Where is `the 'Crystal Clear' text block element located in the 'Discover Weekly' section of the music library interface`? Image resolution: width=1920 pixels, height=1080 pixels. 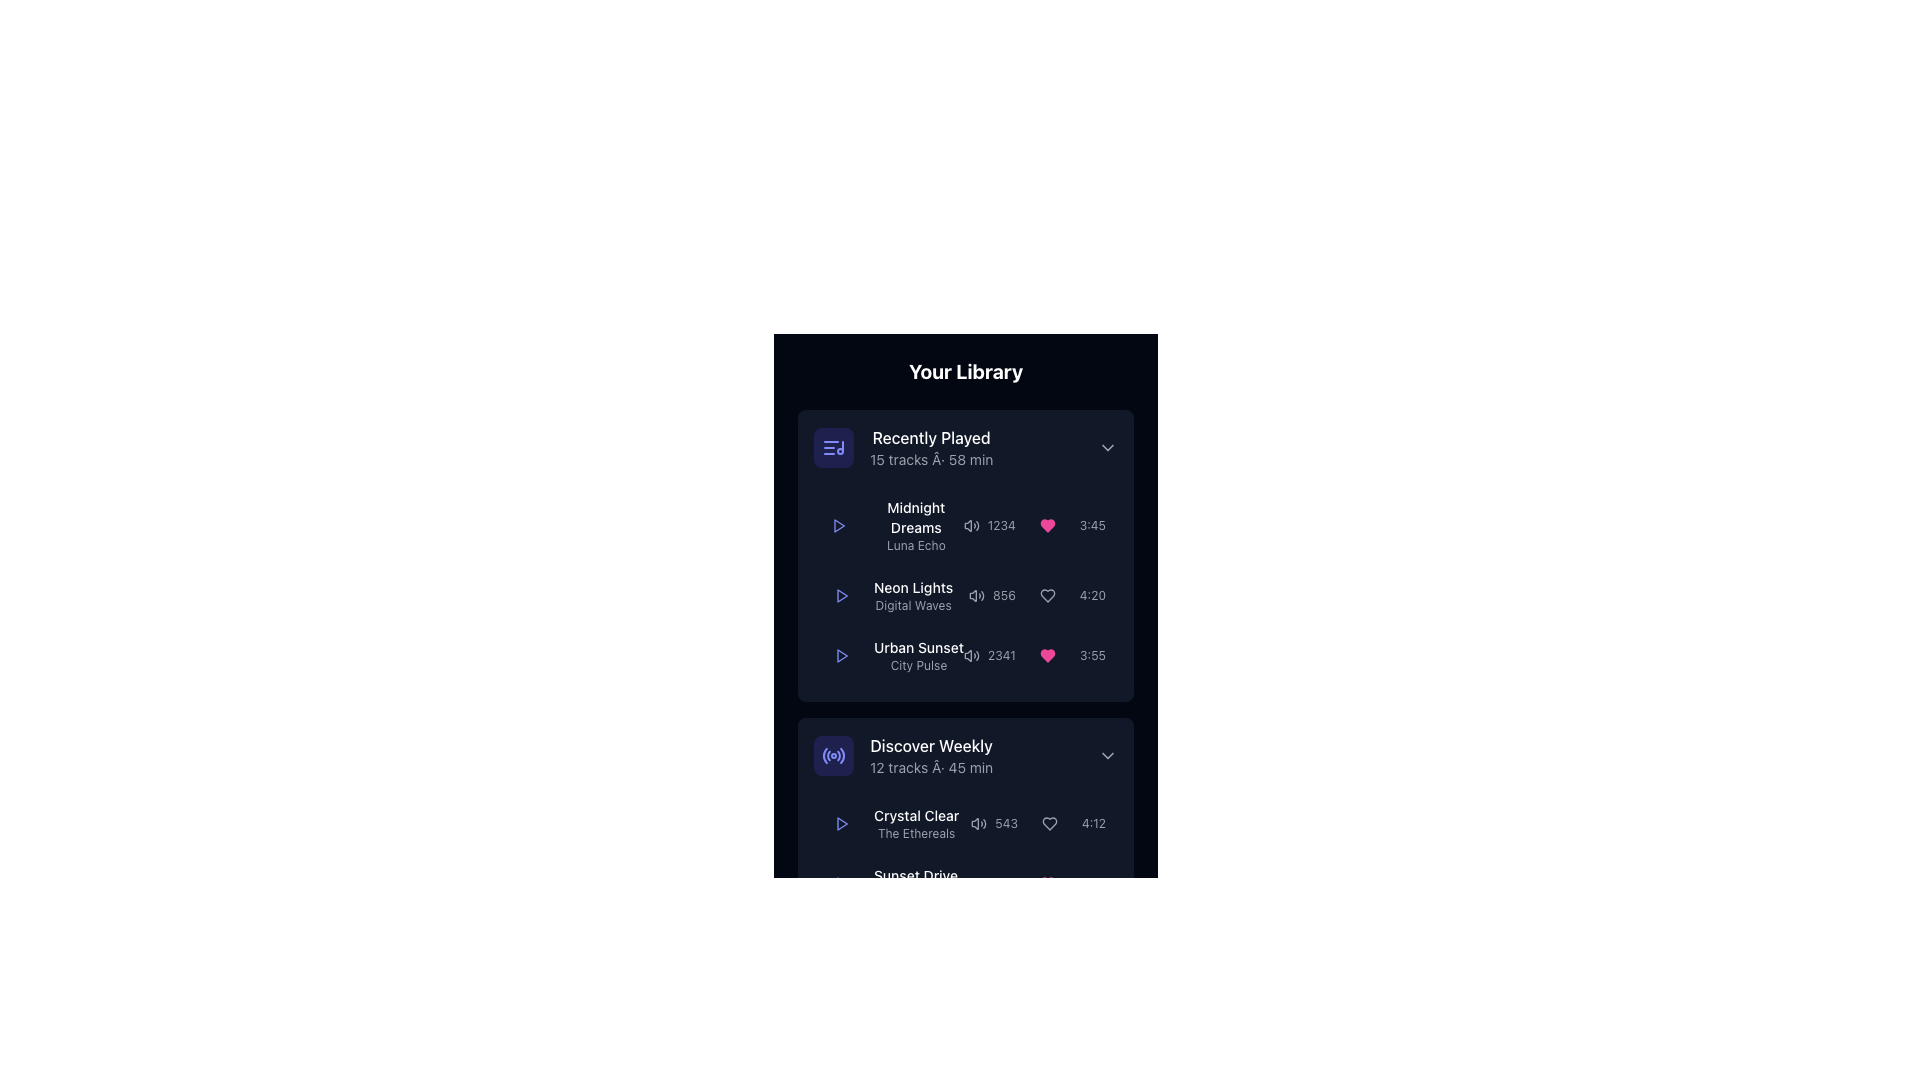 the 'Crystal Clear' text block element located in the 'Discover Weekly' section of the music library interface is located at coordinates (915, 824).